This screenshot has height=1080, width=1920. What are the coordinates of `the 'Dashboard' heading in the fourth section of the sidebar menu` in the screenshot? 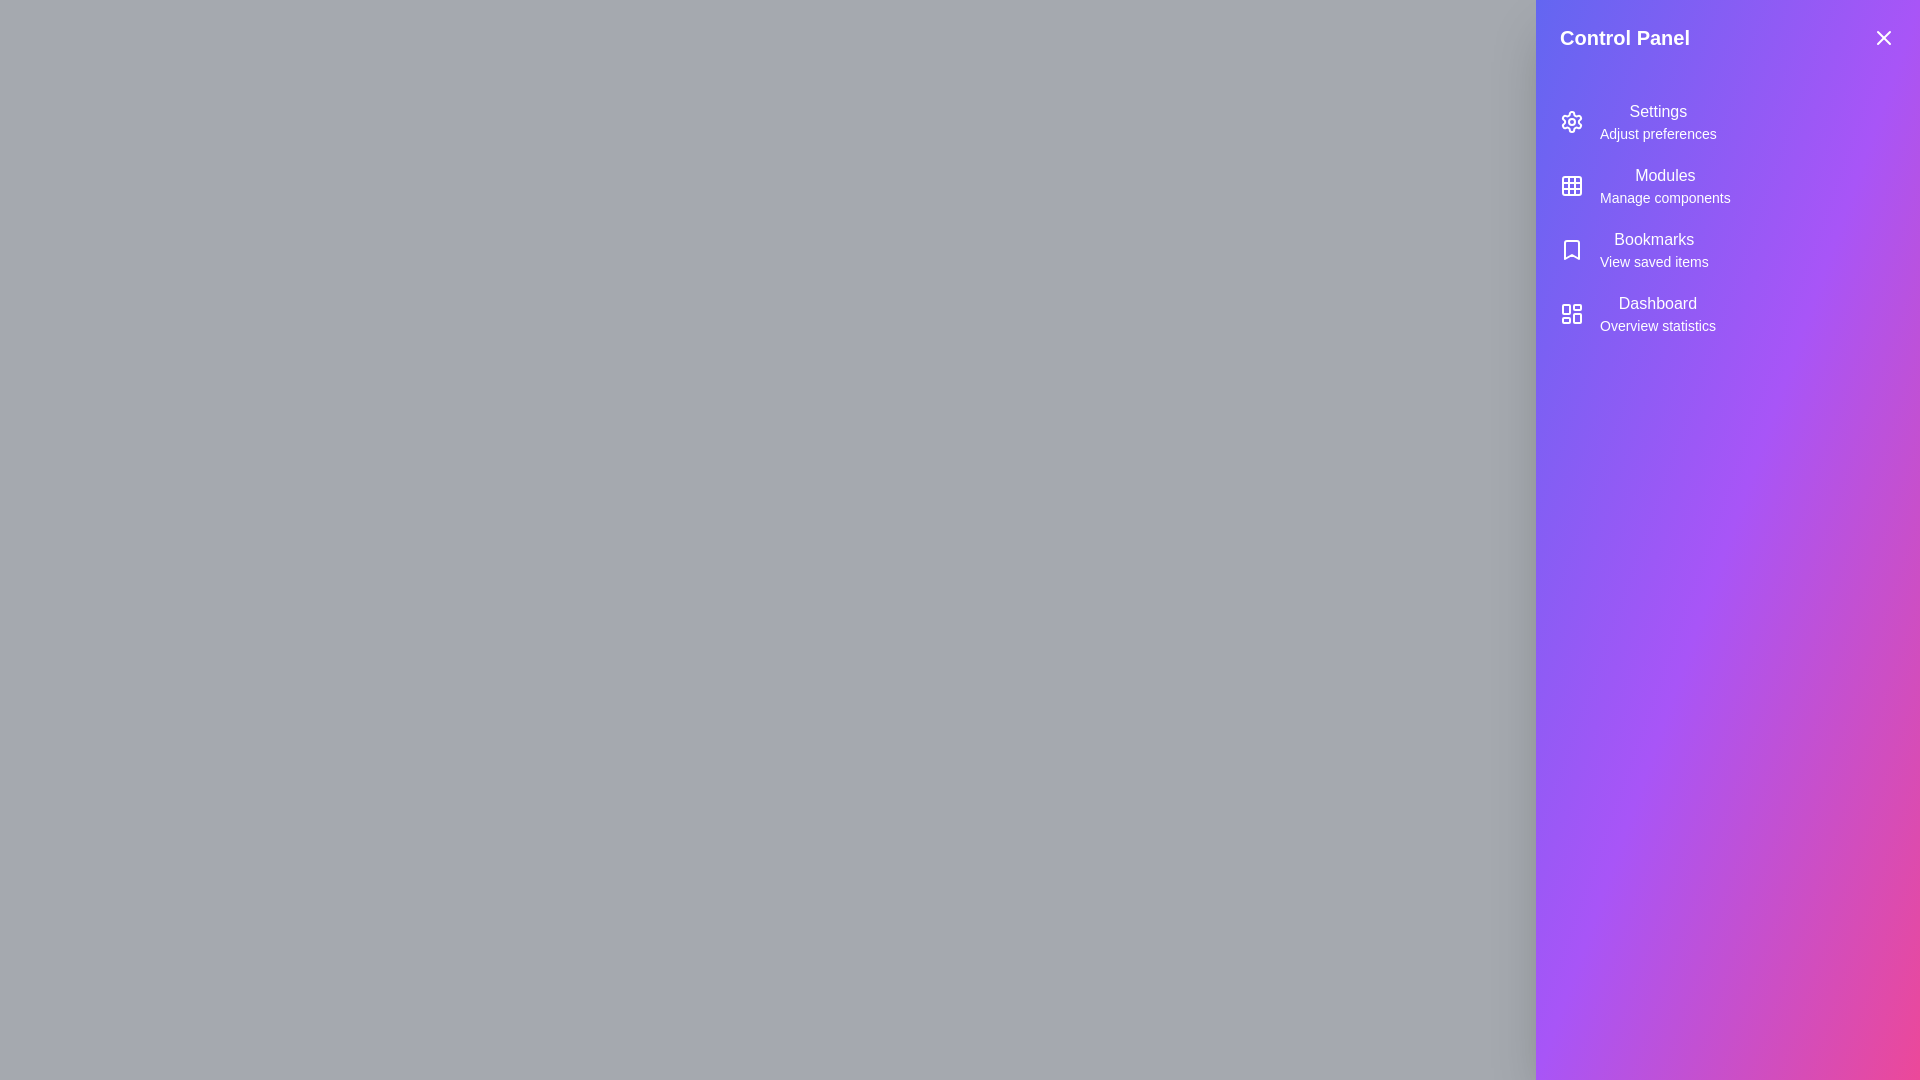 It's located at (1657, 304).